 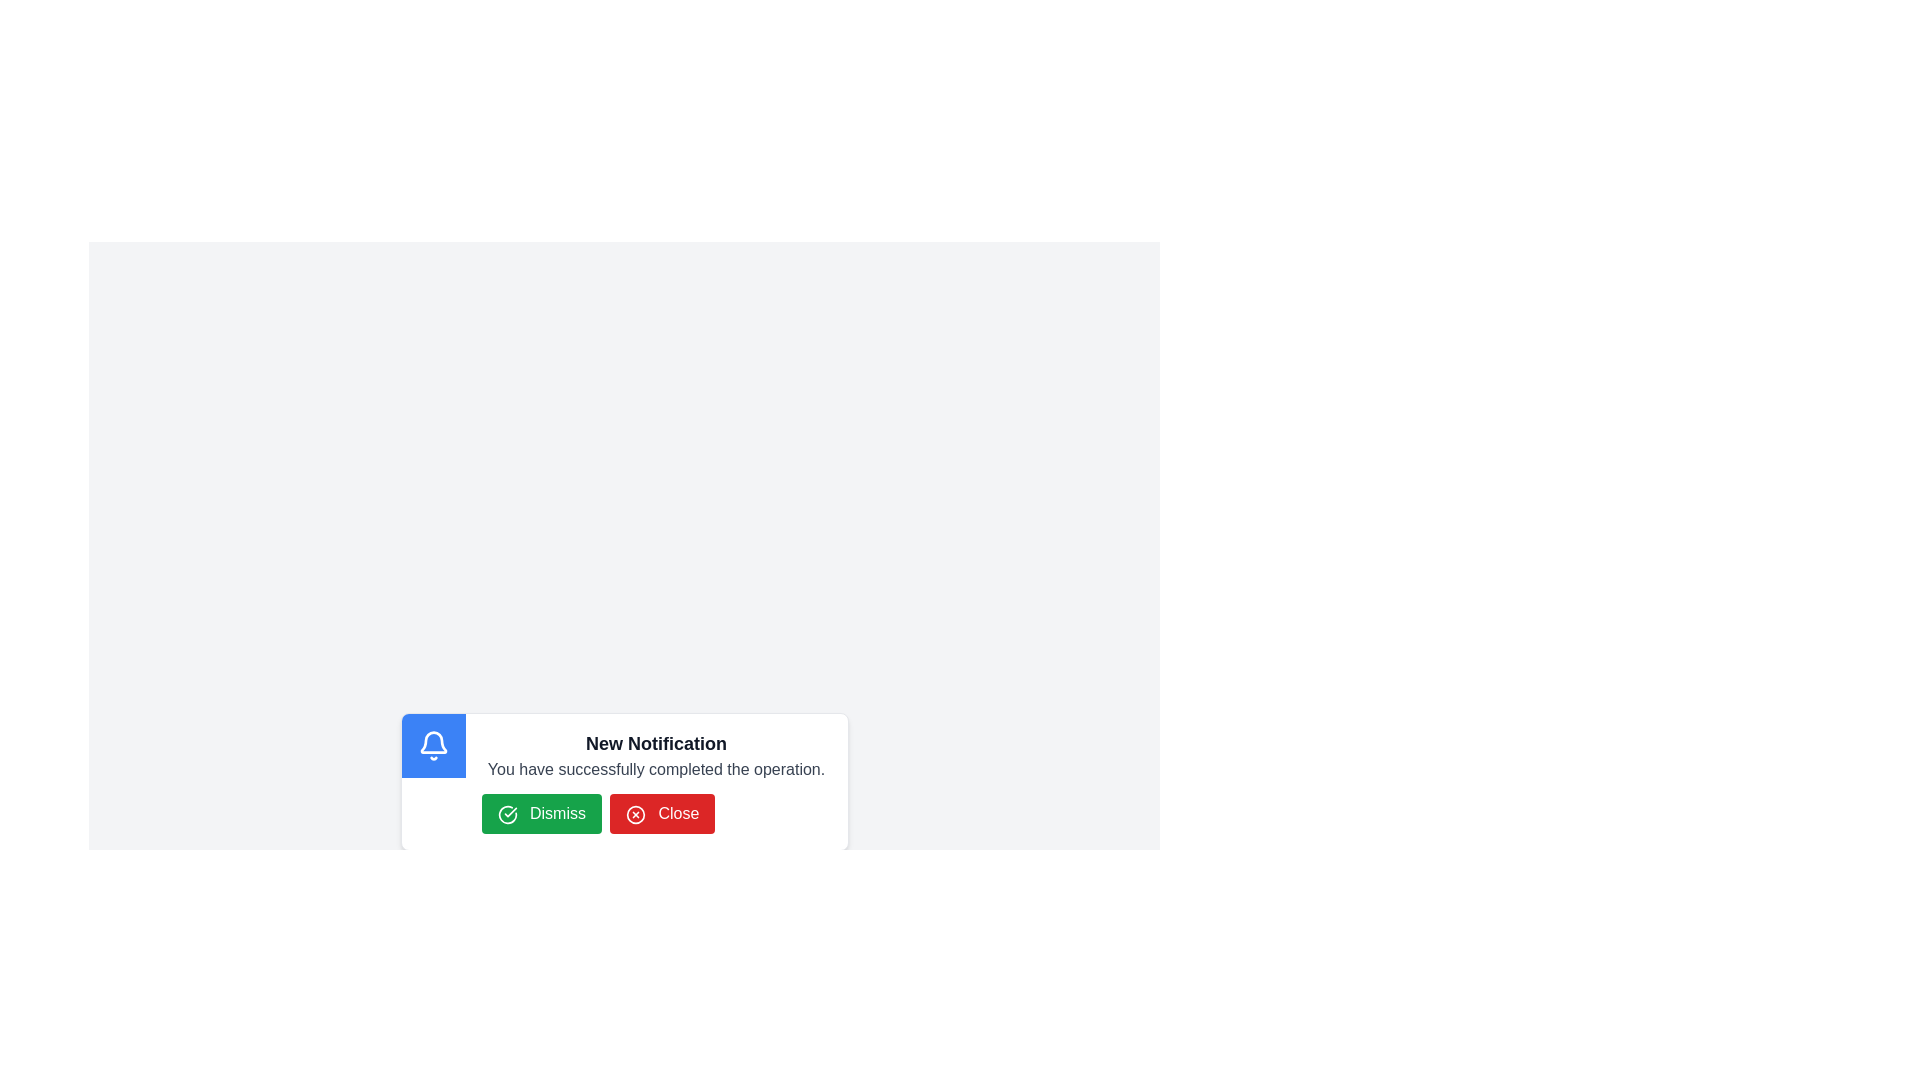 I want to click on the small circular red icon with an 'X' symbol located inside the 'Close' button at the bottom-right of the notification modal, so click(x=634, y=814).